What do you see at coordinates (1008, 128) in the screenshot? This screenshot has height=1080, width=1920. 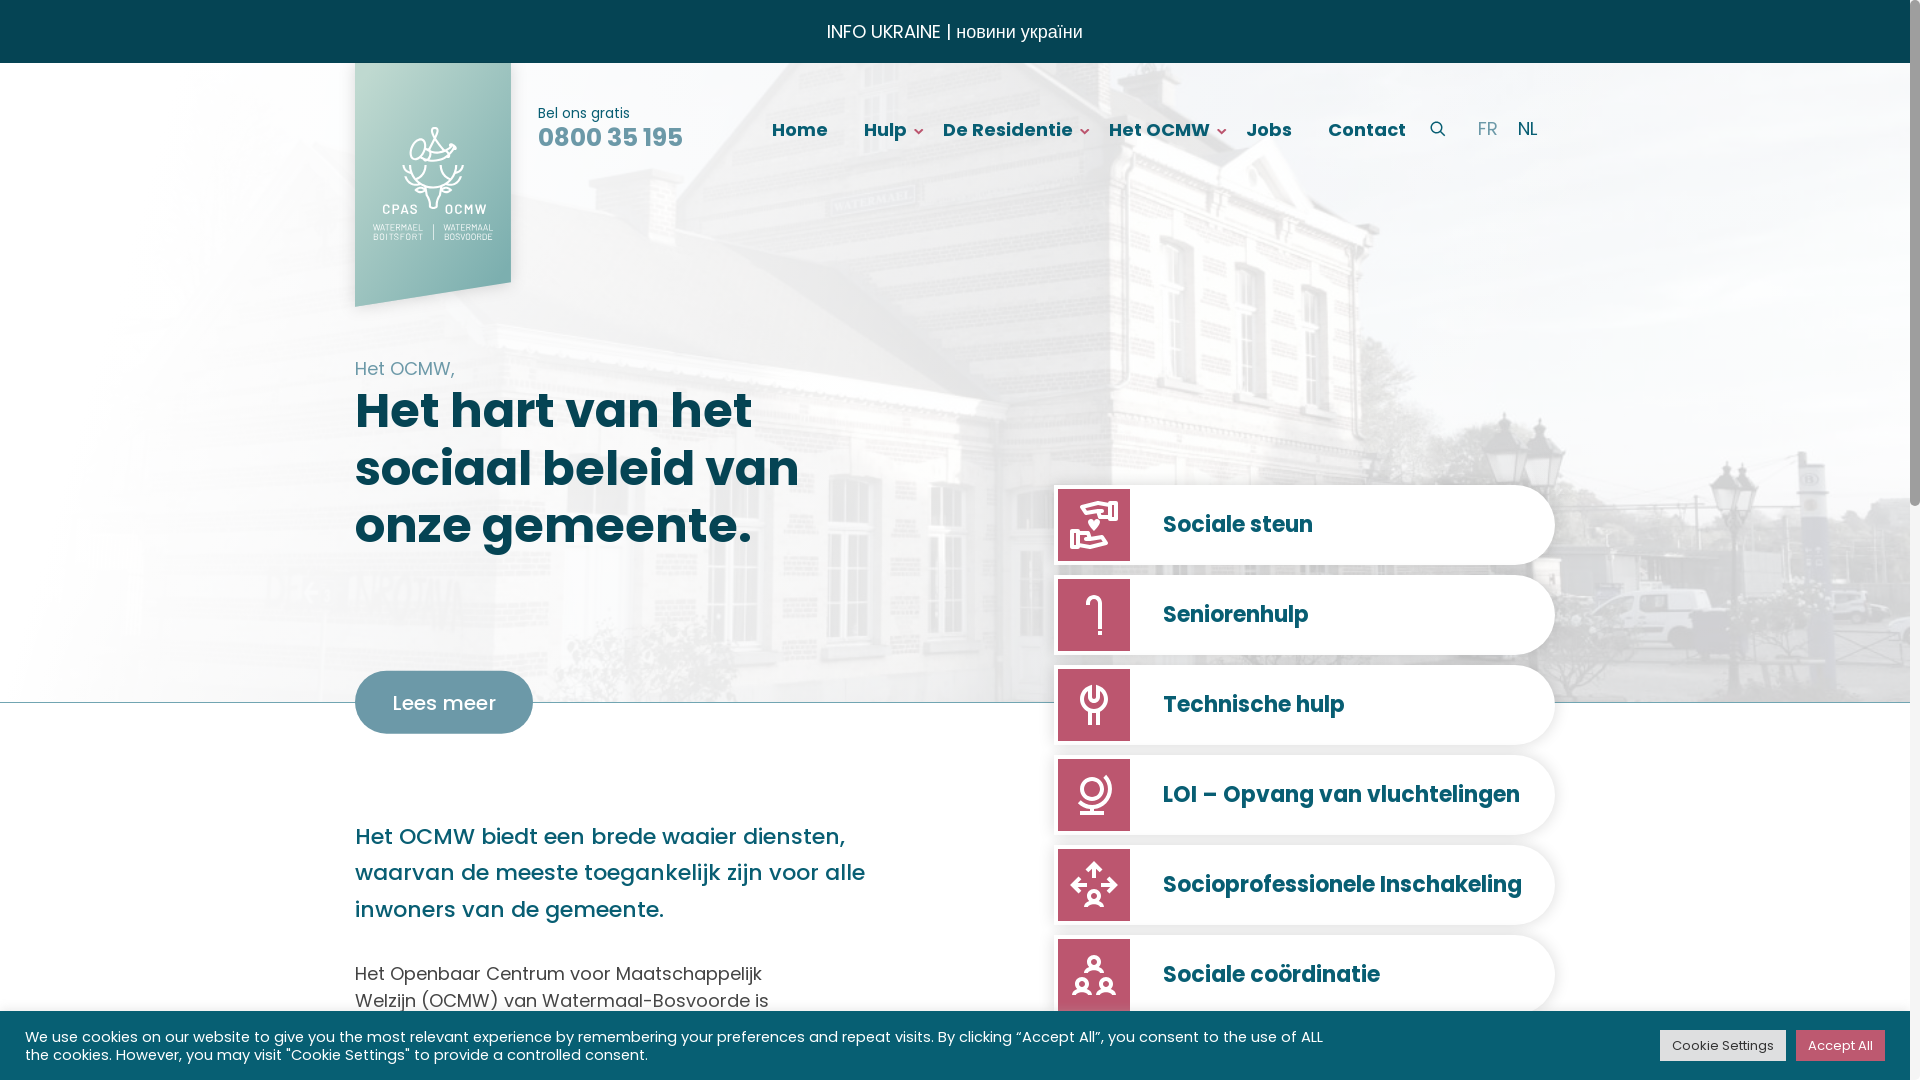 I see `'De Residentie'` at bounding box center [1008, 128].